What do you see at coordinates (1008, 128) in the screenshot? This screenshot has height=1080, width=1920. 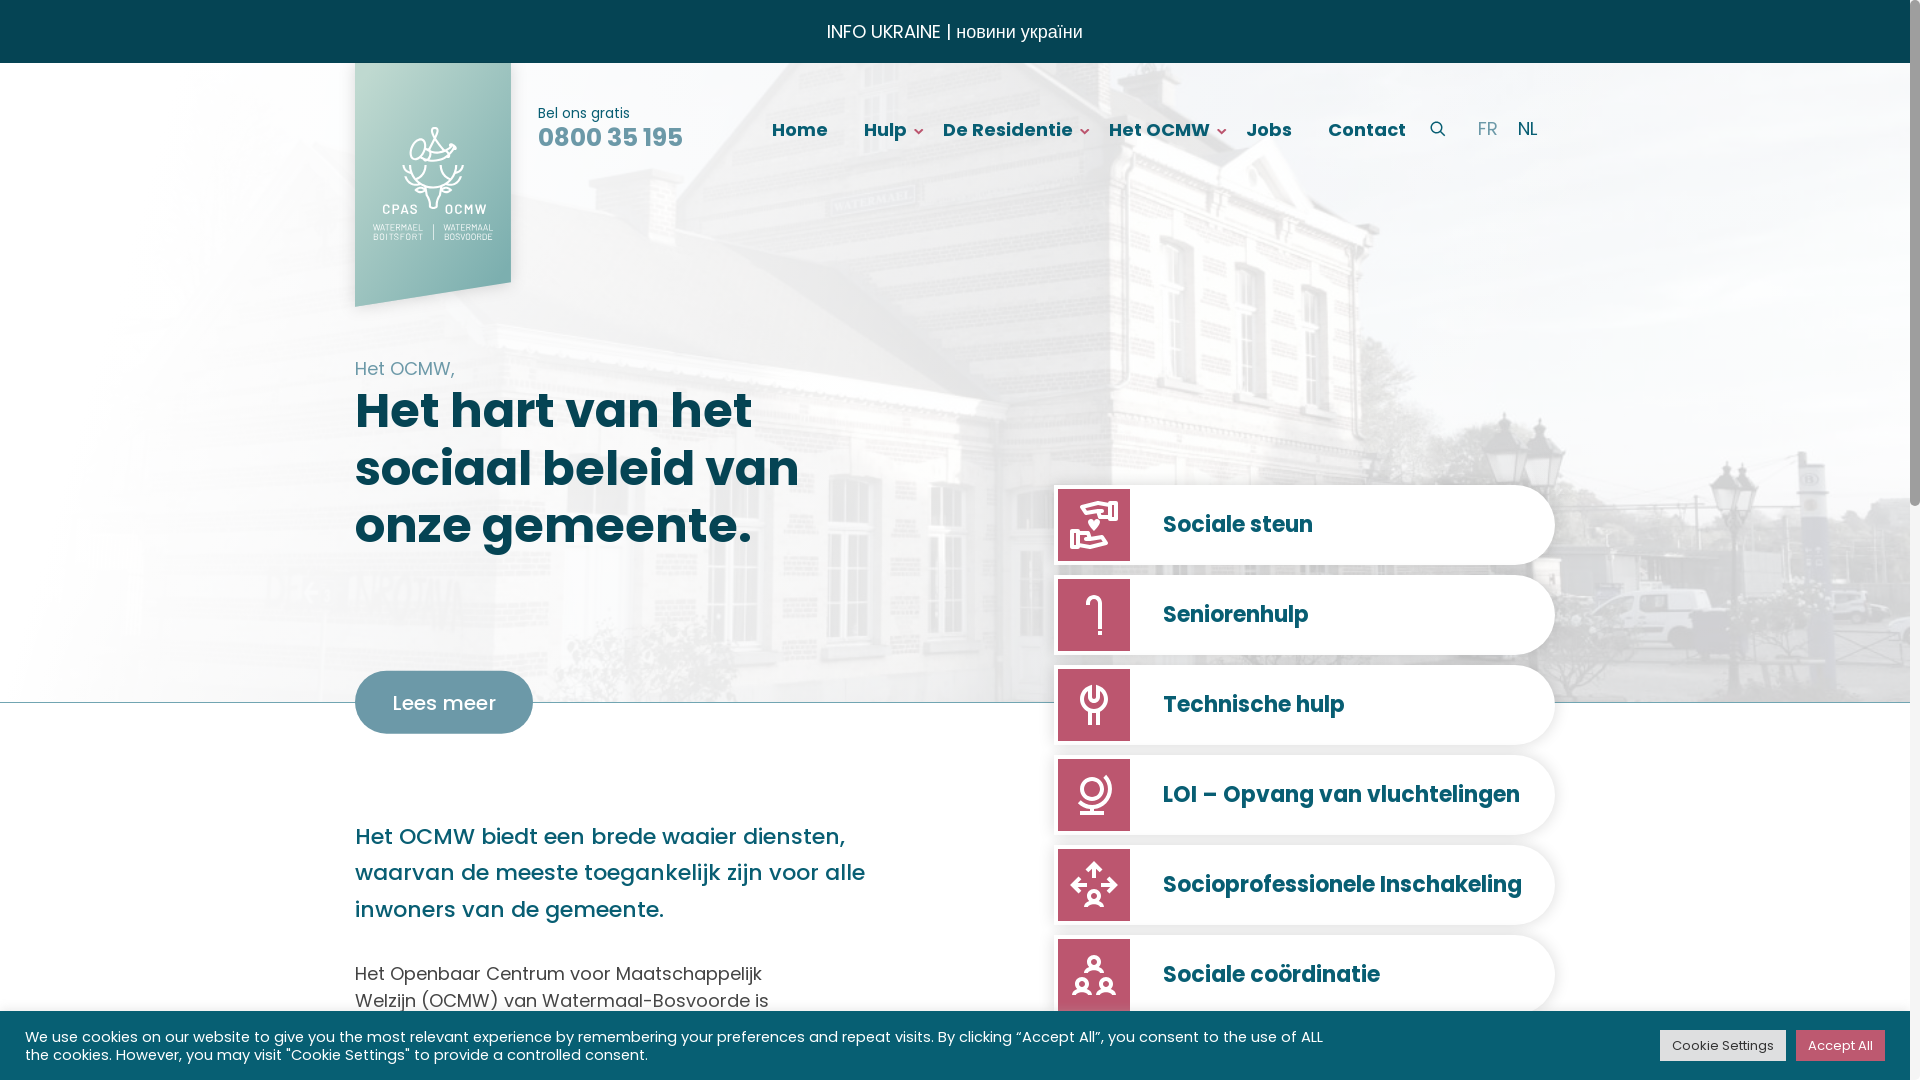 I see `'De Residentie'` at bounding box center [1008, 128].